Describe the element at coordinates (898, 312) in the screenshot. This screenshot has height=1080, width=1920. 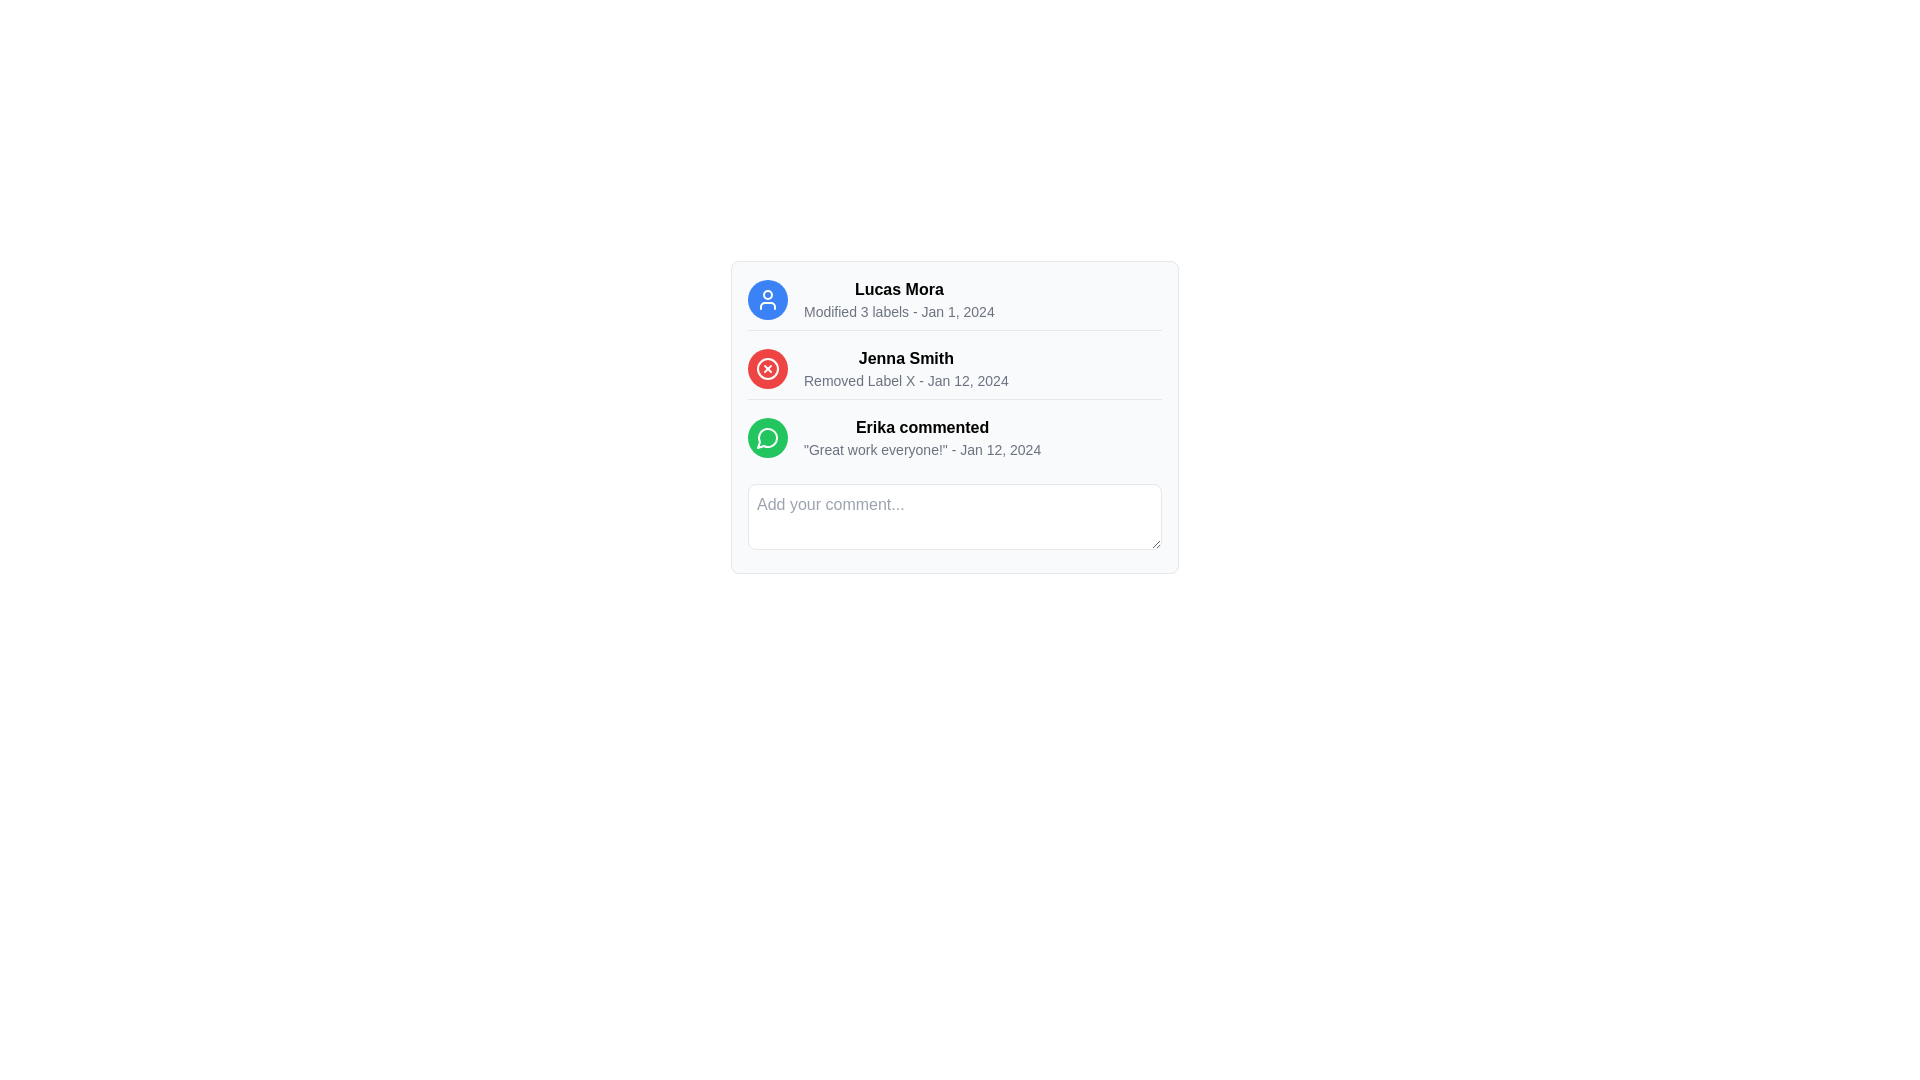
I see `the static text component displaying 'Modified 3 labels - Jan 1, 2024', which is styled in gray and located directly below 'Lucas Mora'` at that location.